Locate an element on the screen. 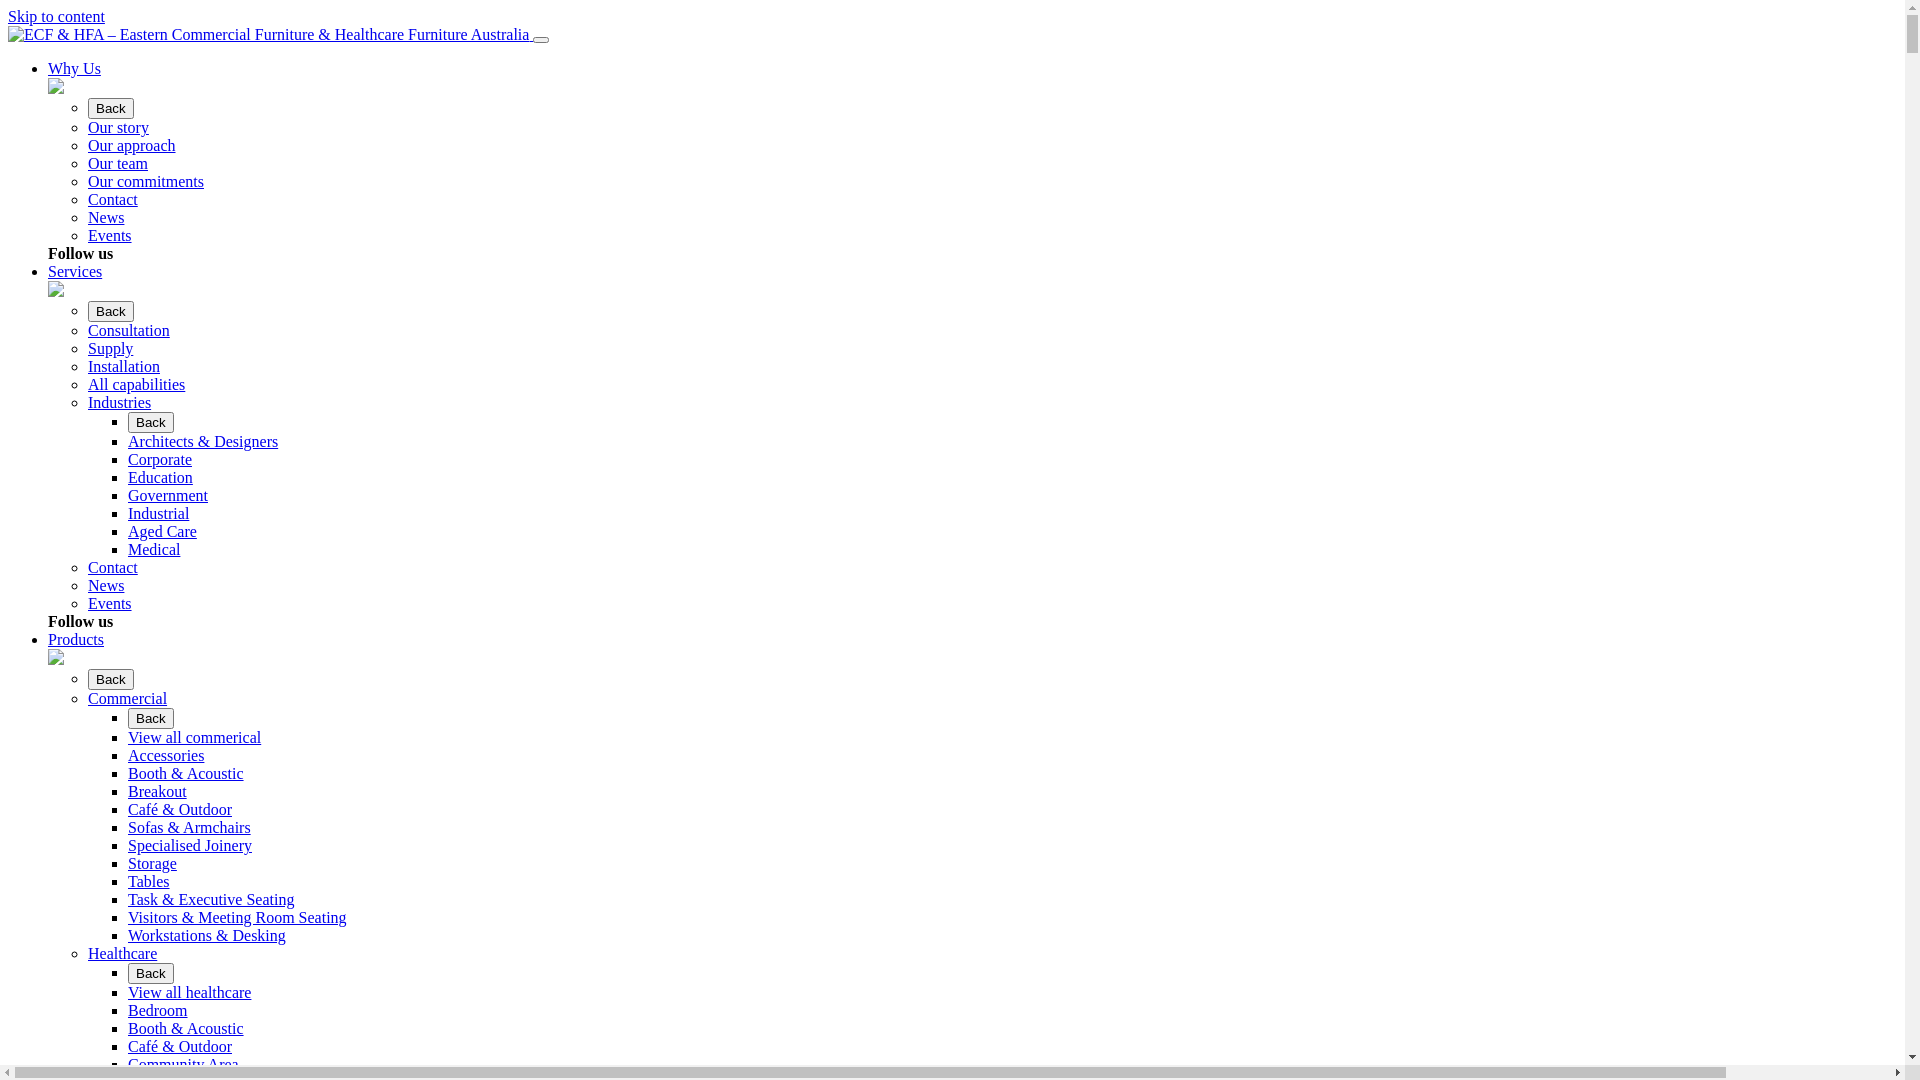  'Industrial' is located at coordinates (157, 512).